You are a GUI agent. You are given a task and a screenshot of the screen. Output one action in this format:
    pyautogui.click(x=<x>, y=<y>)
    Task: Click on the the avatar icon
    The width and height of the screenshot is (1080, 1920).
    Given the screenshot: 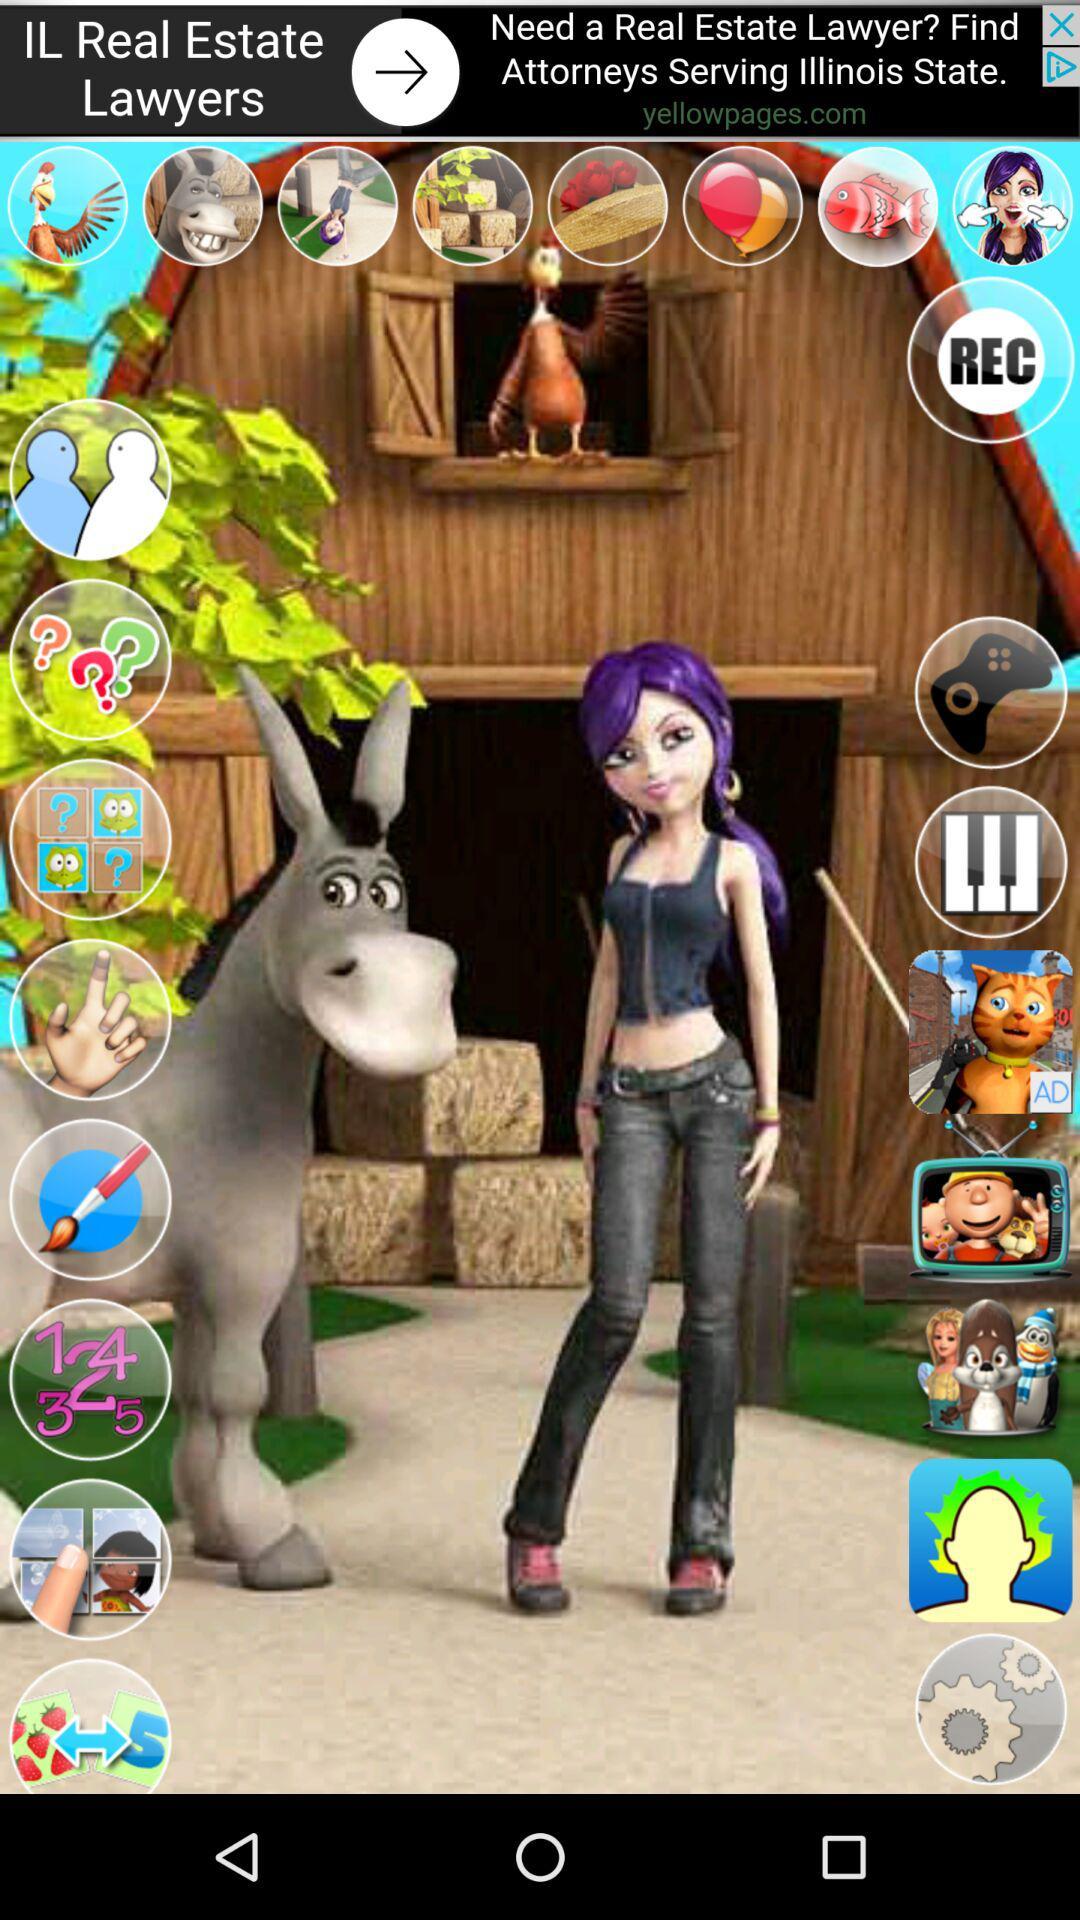 What is the action you would take?
    pyautogui.click(x=990, y=1648)
    